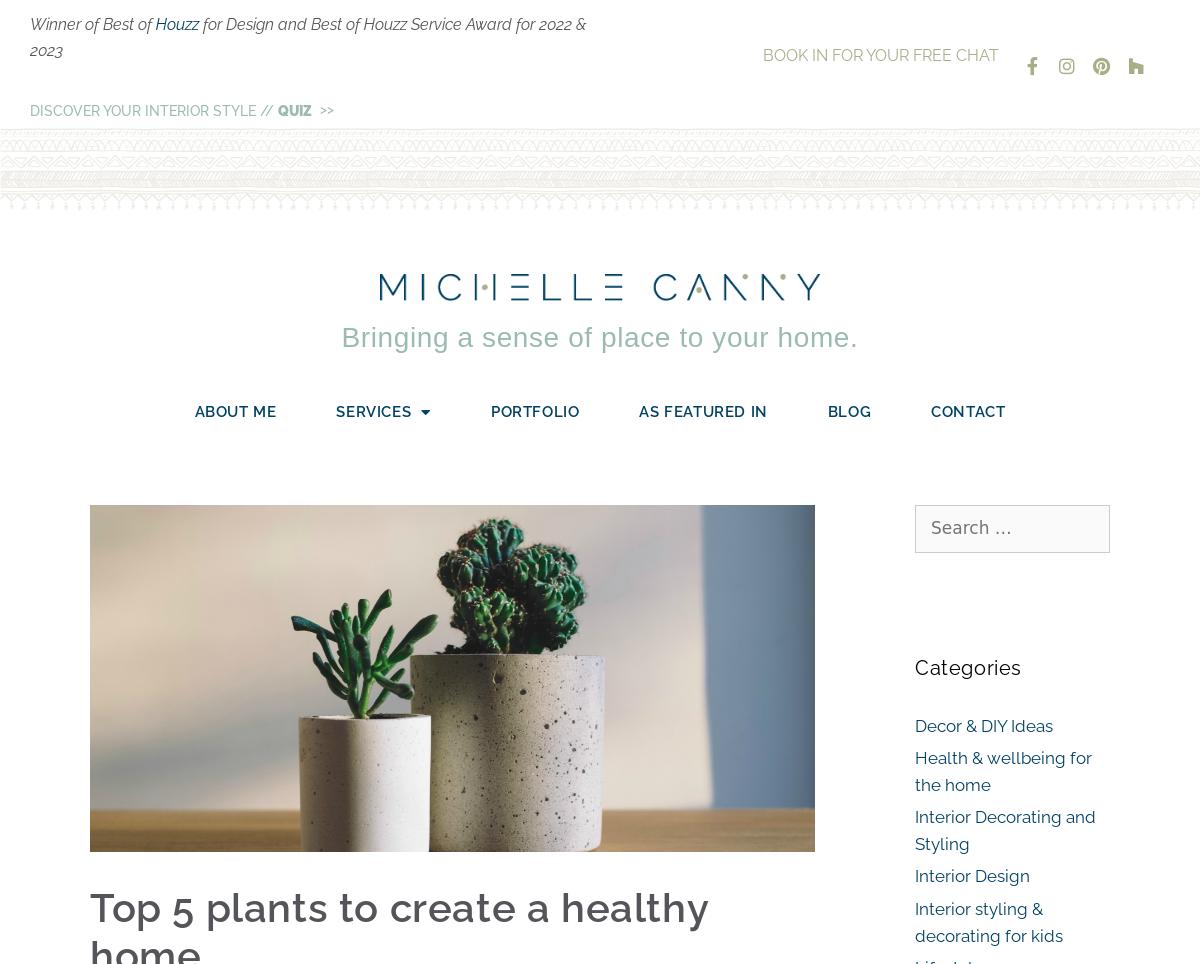  I want to click on 'Categories', so click(915, 665).